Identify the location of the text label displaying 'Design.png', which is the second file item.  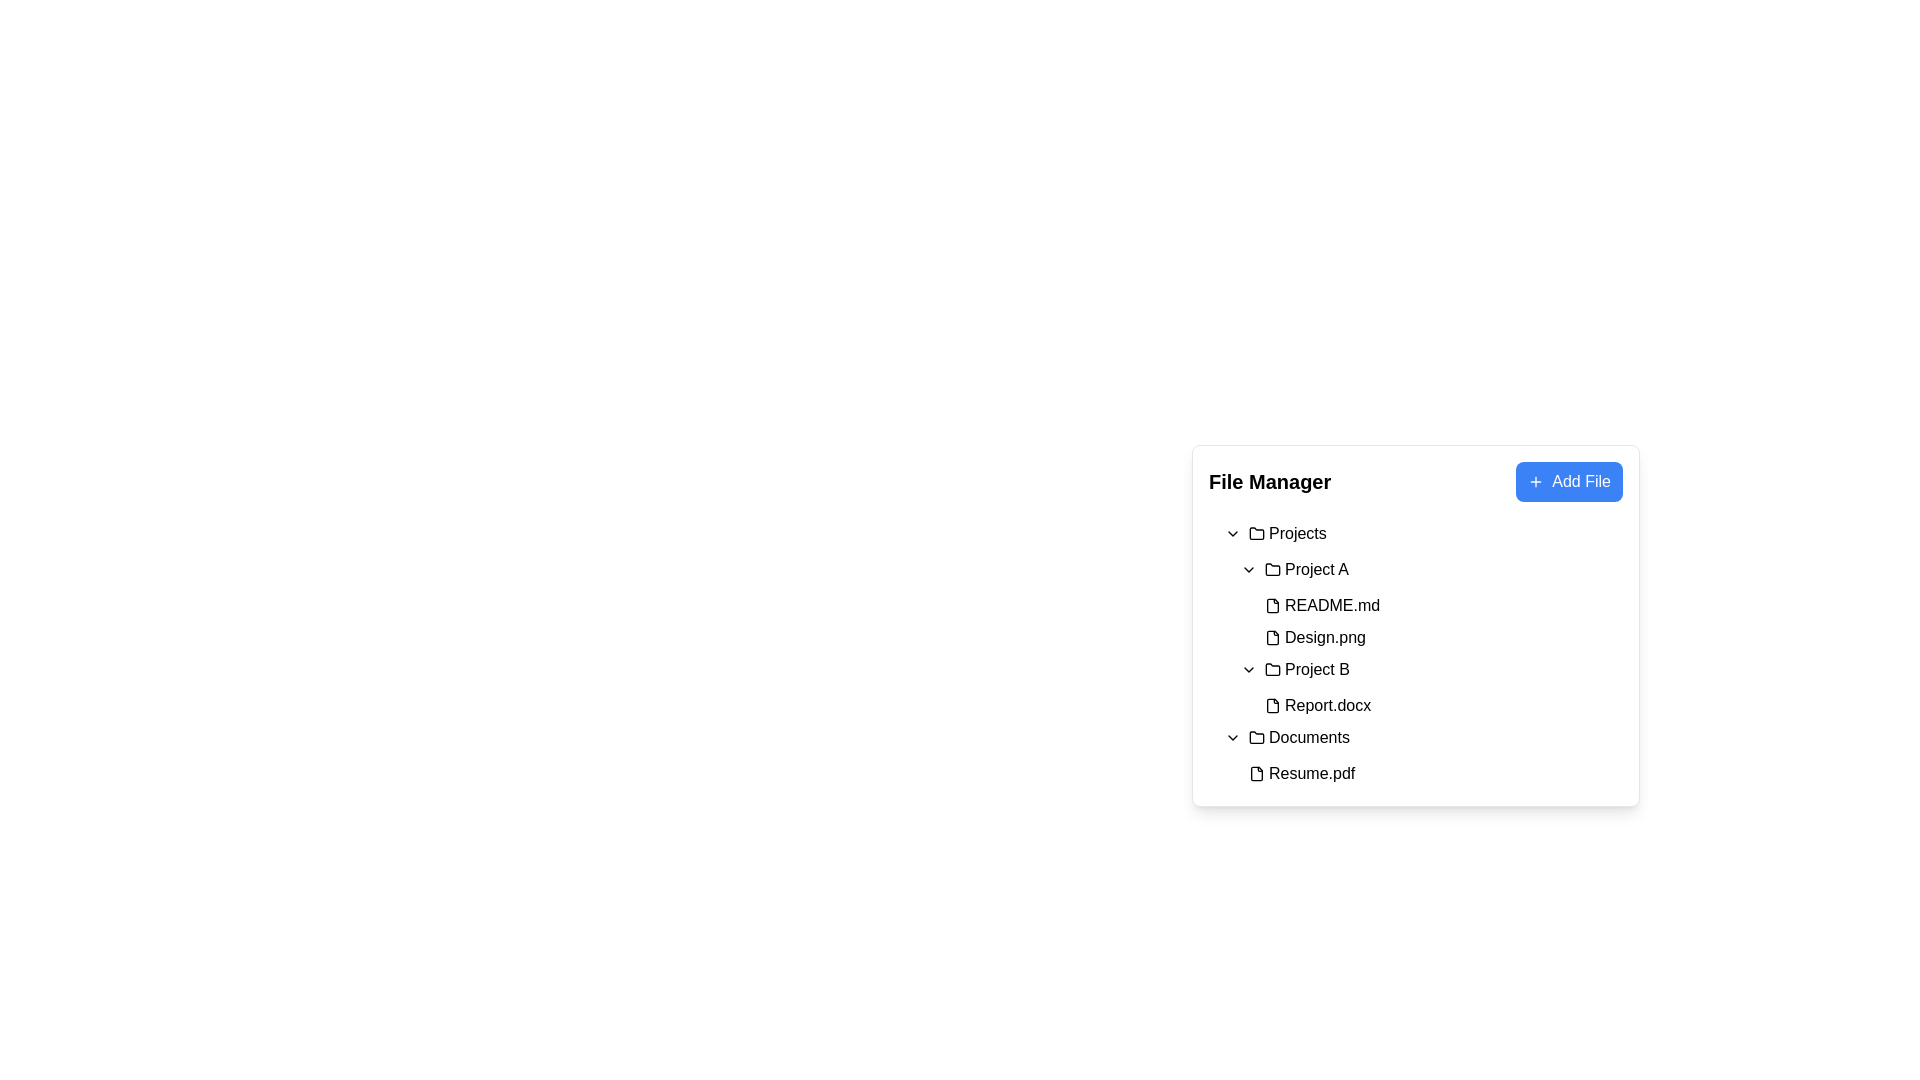
(1325, 637).